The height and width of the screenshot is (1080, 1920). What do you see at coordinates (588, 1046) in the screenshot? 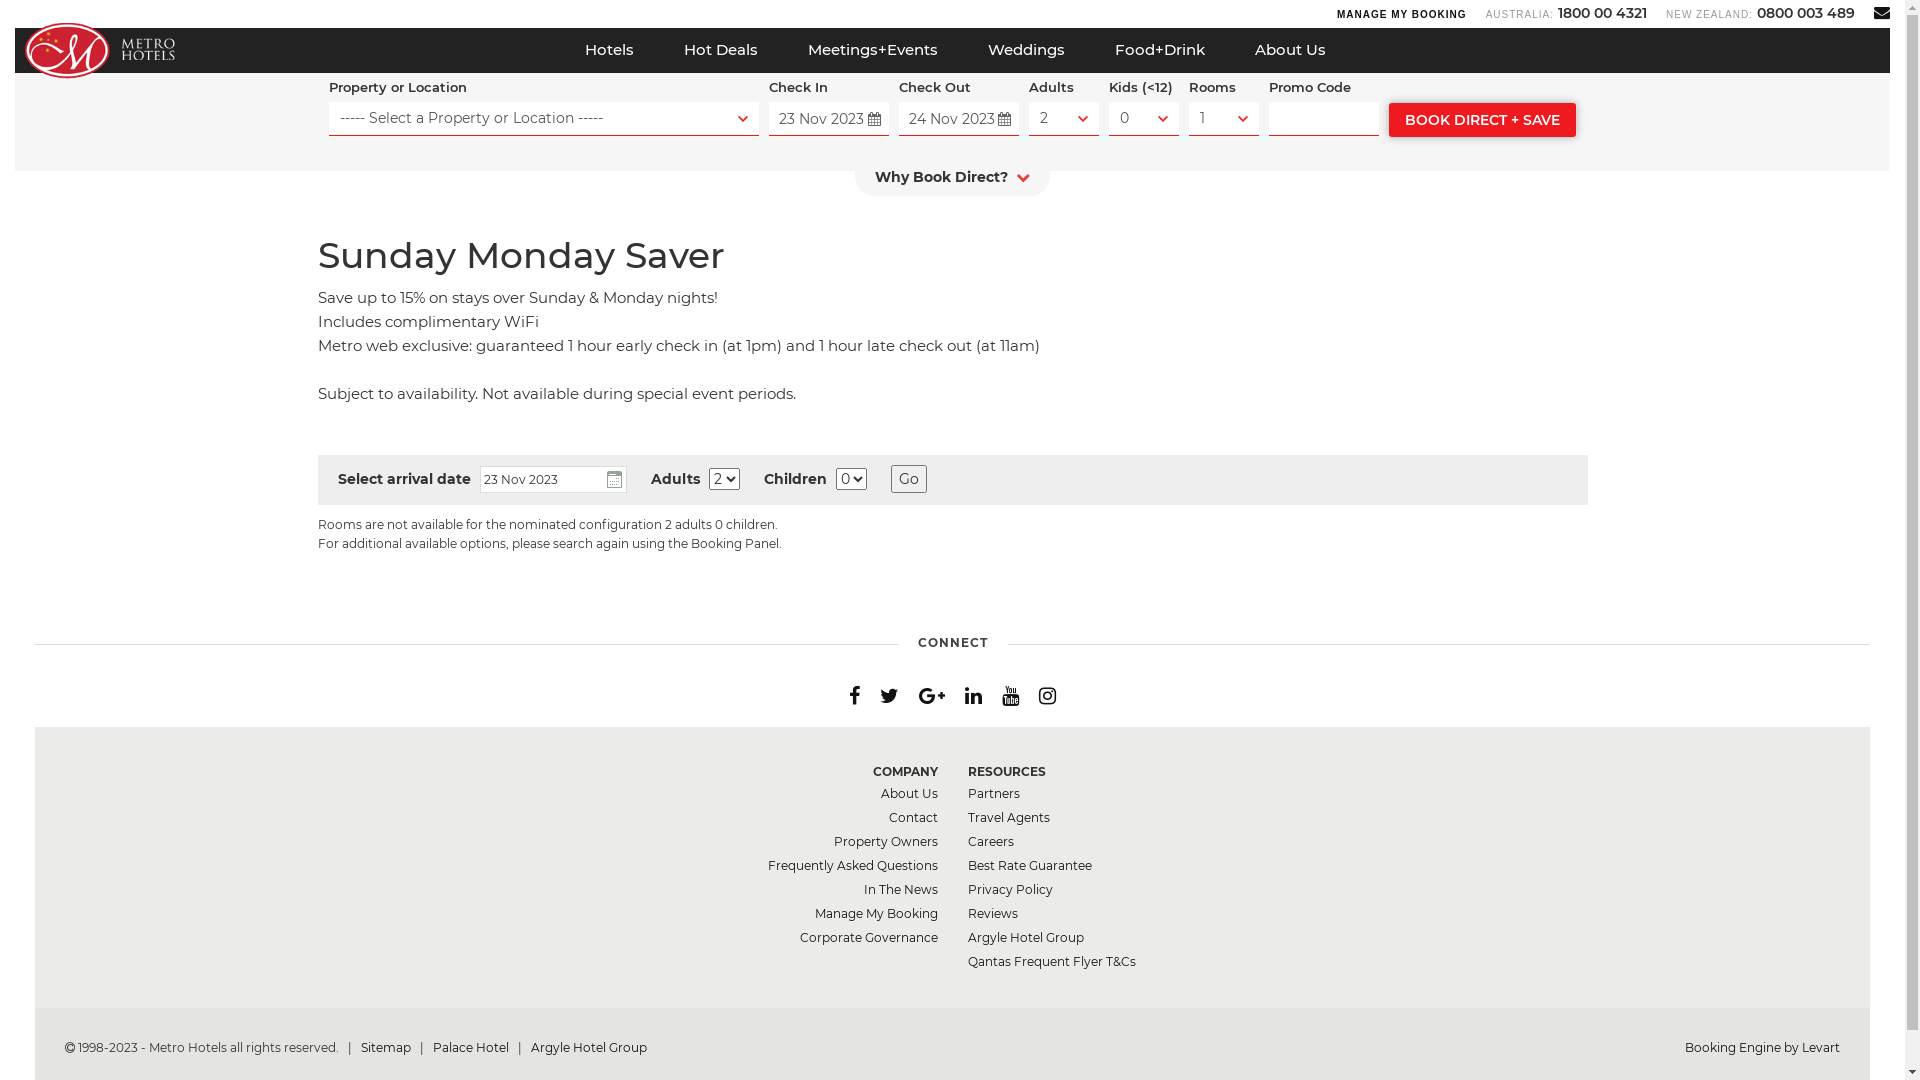
I see `'Argyle Hotel Group'` at bounding box center [588, 1046].